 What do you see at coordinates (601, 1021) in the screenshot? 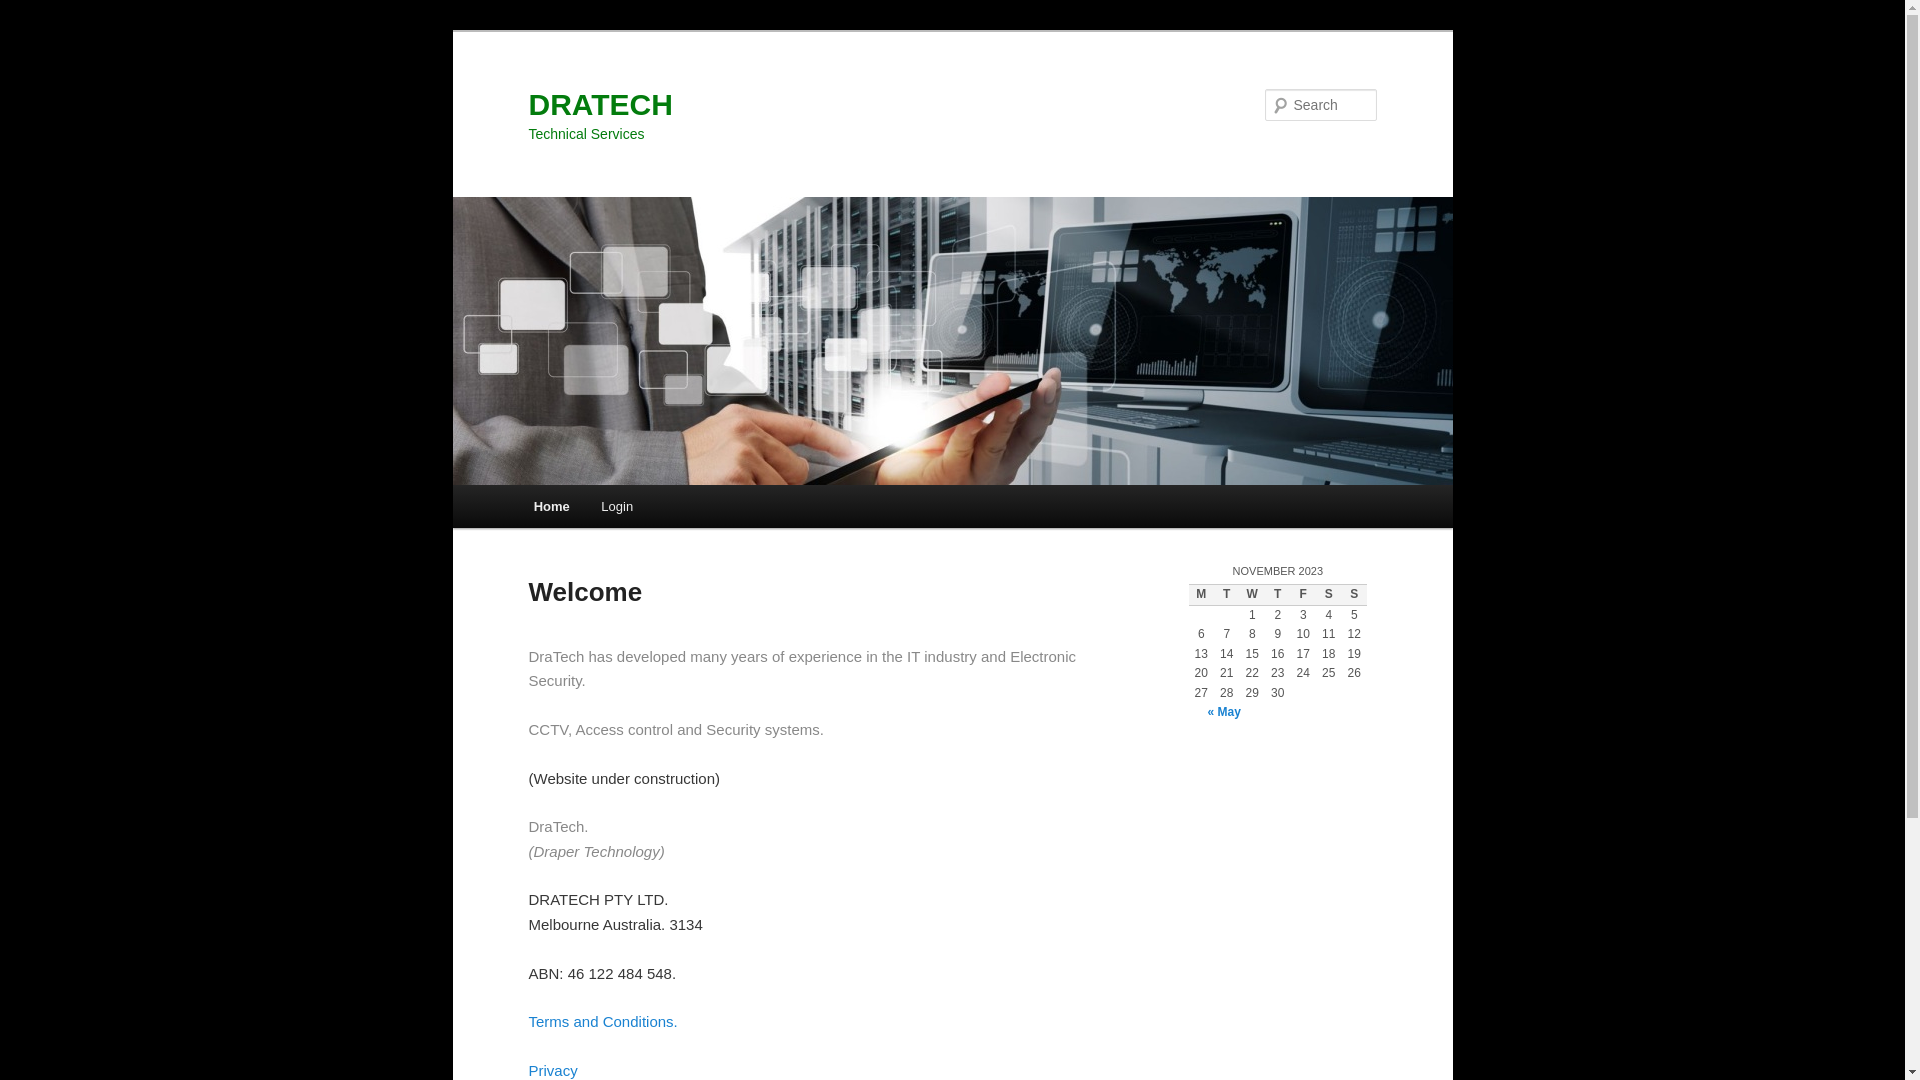
I see `'Terms and Conditions.'` at bounding box center [601, 1021].